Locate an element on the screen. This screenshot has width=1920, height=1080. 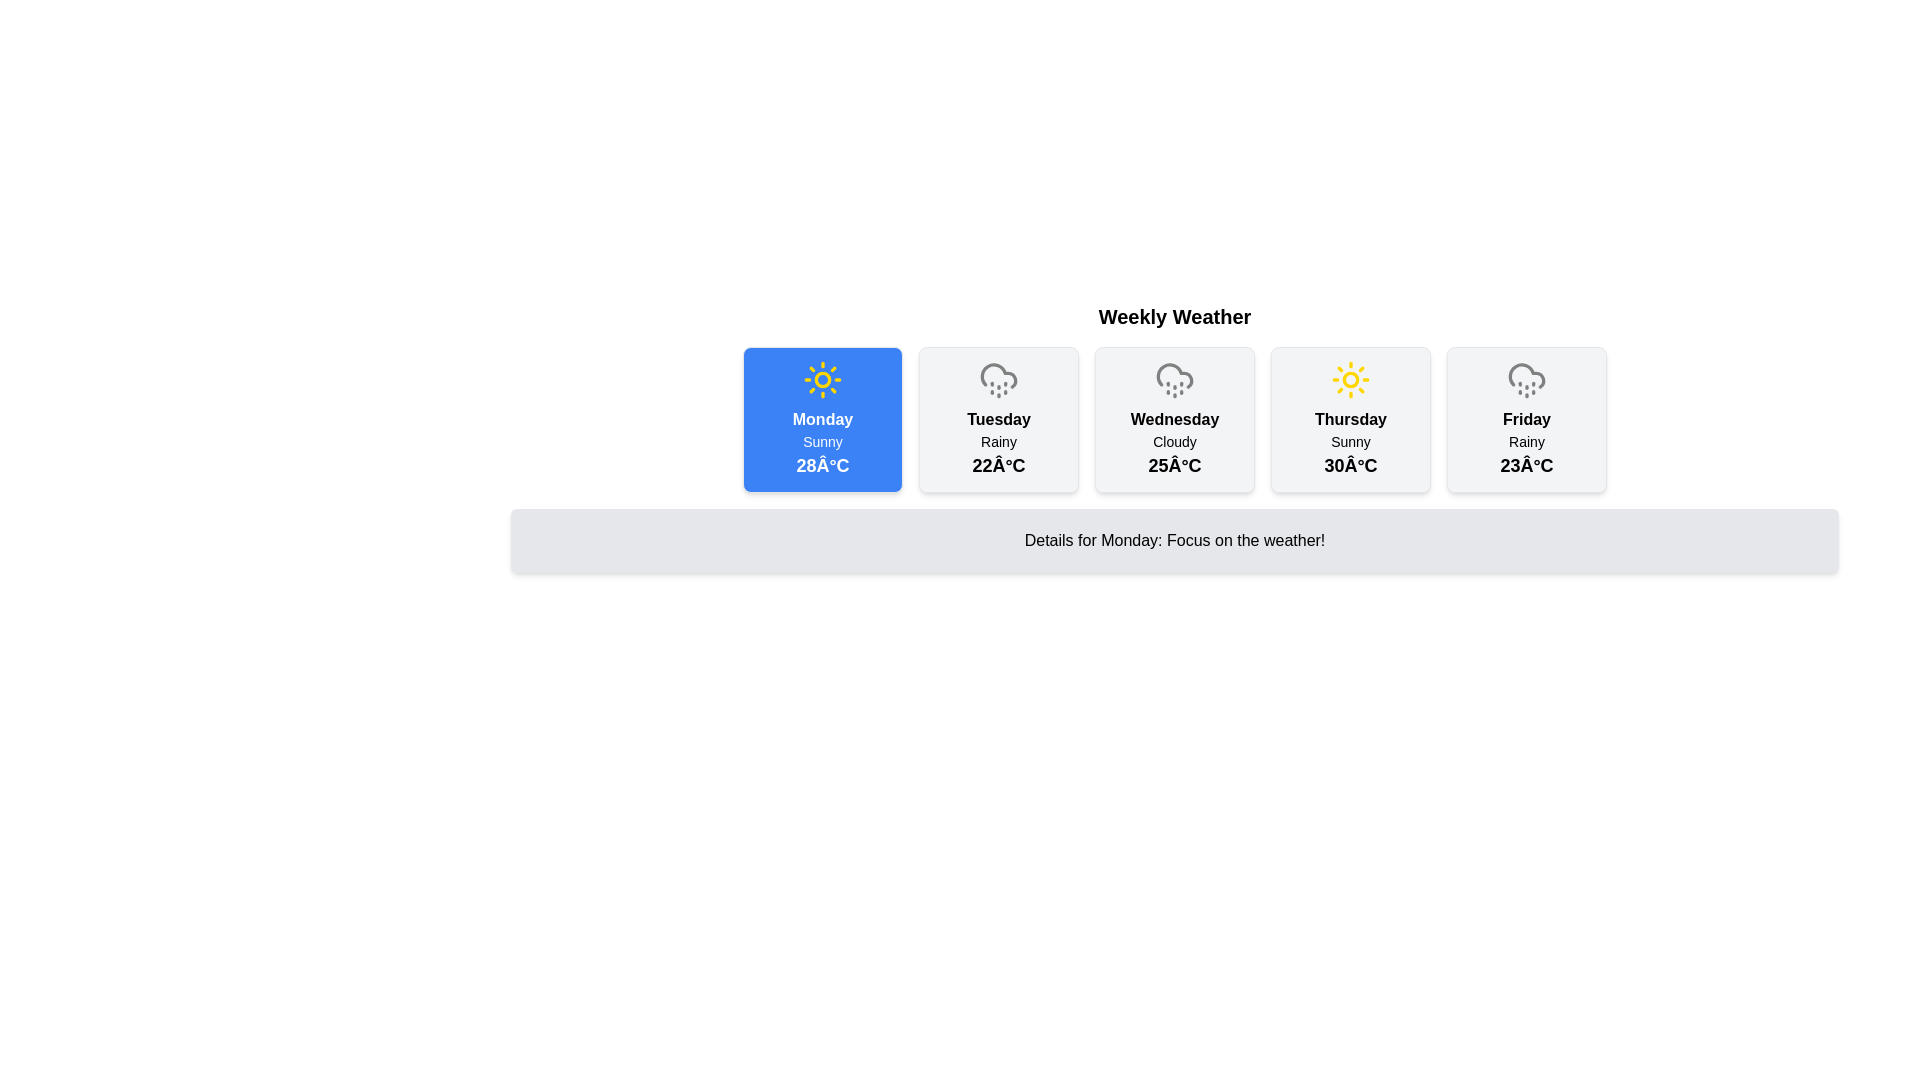
the text label that reads 'Cloudy', located in the third weather forecast card below the day label 'Wednesday' and above the temperature '25°C' is located at coordinates (1175, 441).